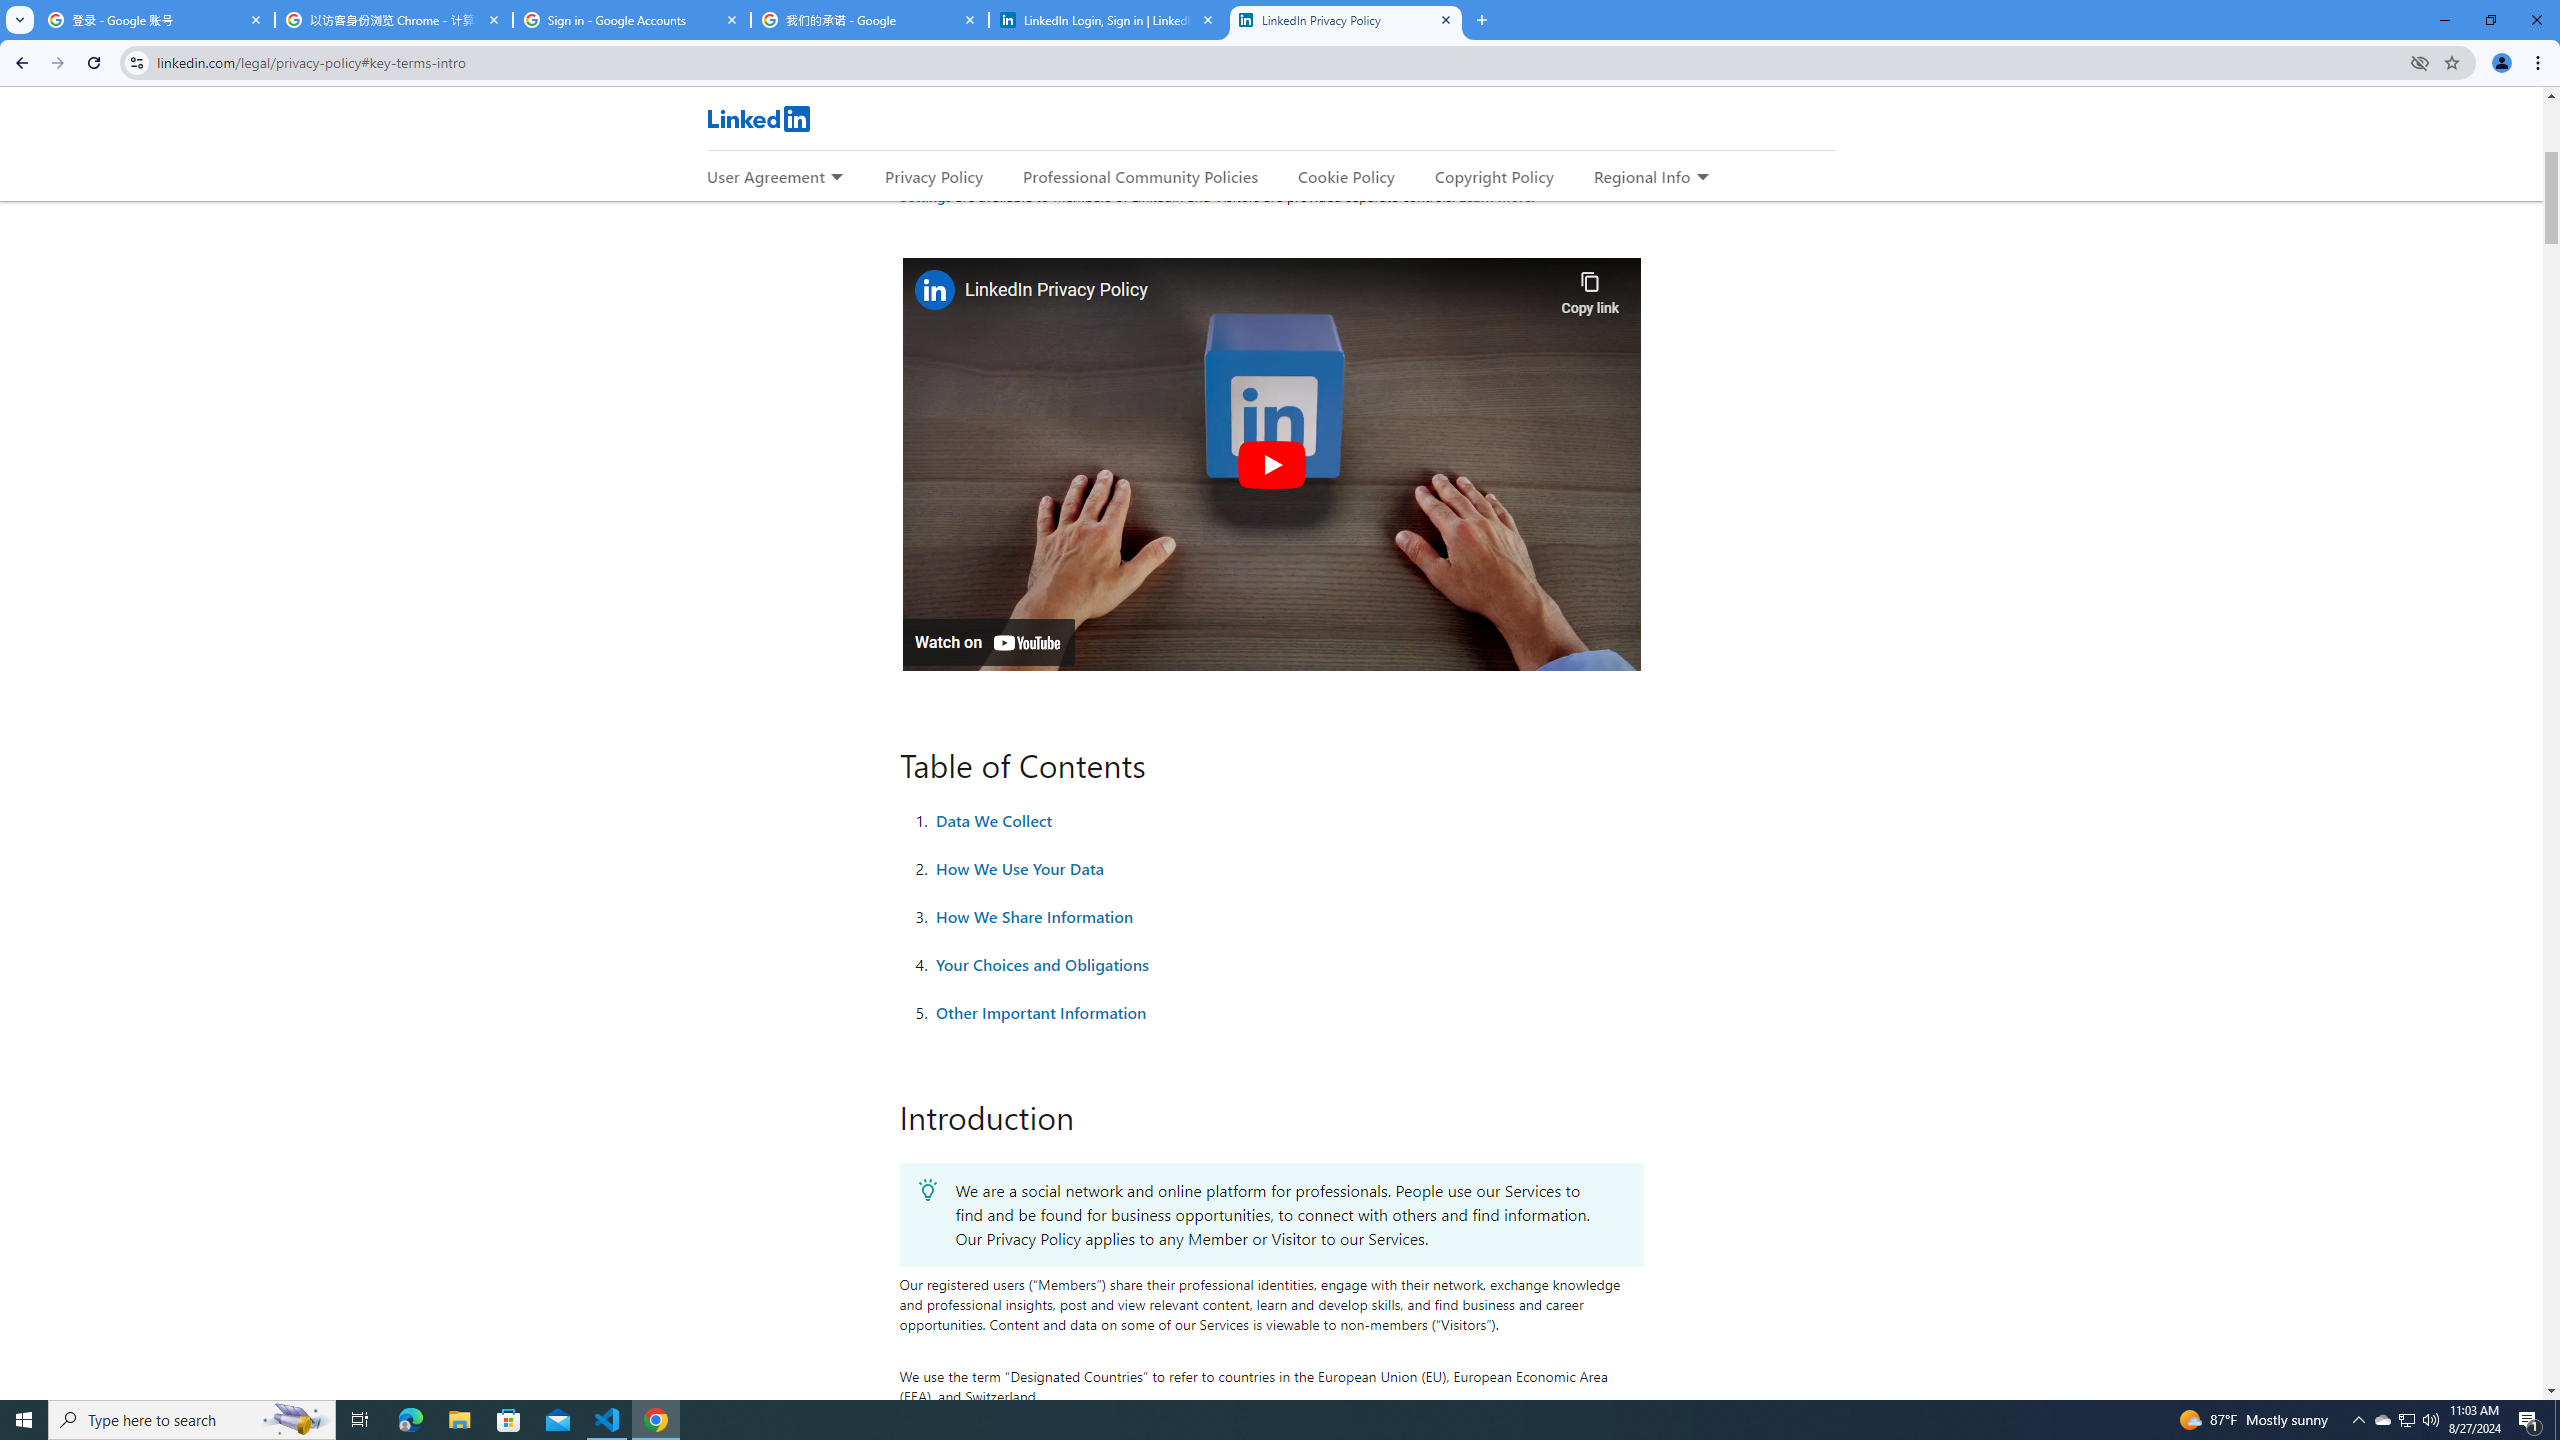 Image resolution: width=2560 pixels, height=1440 pixels. Describe the element at coordinates (1492, 176) in the screenshot. I see `'Copyright Policy'` at that location.